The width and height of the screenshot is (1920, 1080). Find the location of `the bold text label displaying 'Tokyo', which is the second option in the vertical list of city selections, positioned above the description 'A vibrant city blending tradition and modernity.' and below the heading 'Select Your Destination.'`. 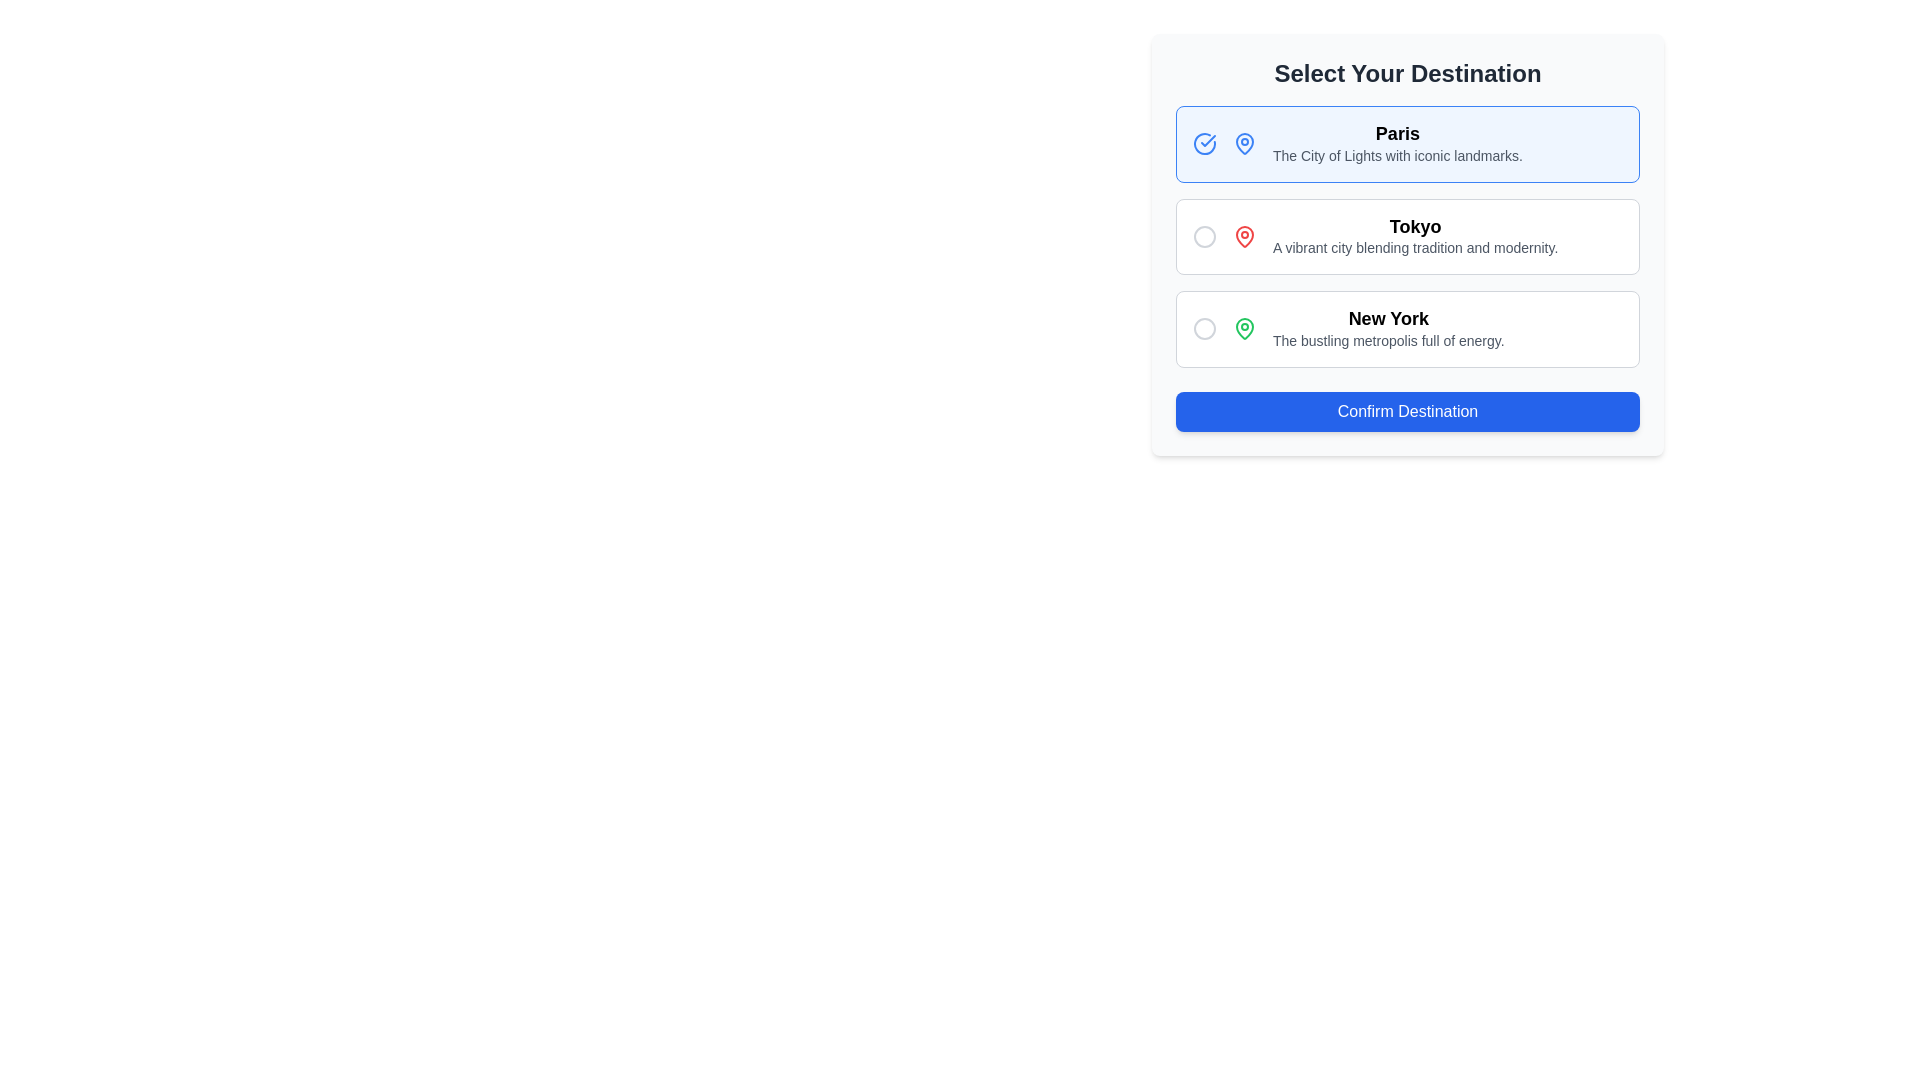

the bold text label displaying 'Tokyo', which is the second option in the vertical list of city selections, positioned above the description 'A vibrant city blending tradition and modernity.' and below the heading 'Select Your Destination.' is located at coordinates (1414, 225).